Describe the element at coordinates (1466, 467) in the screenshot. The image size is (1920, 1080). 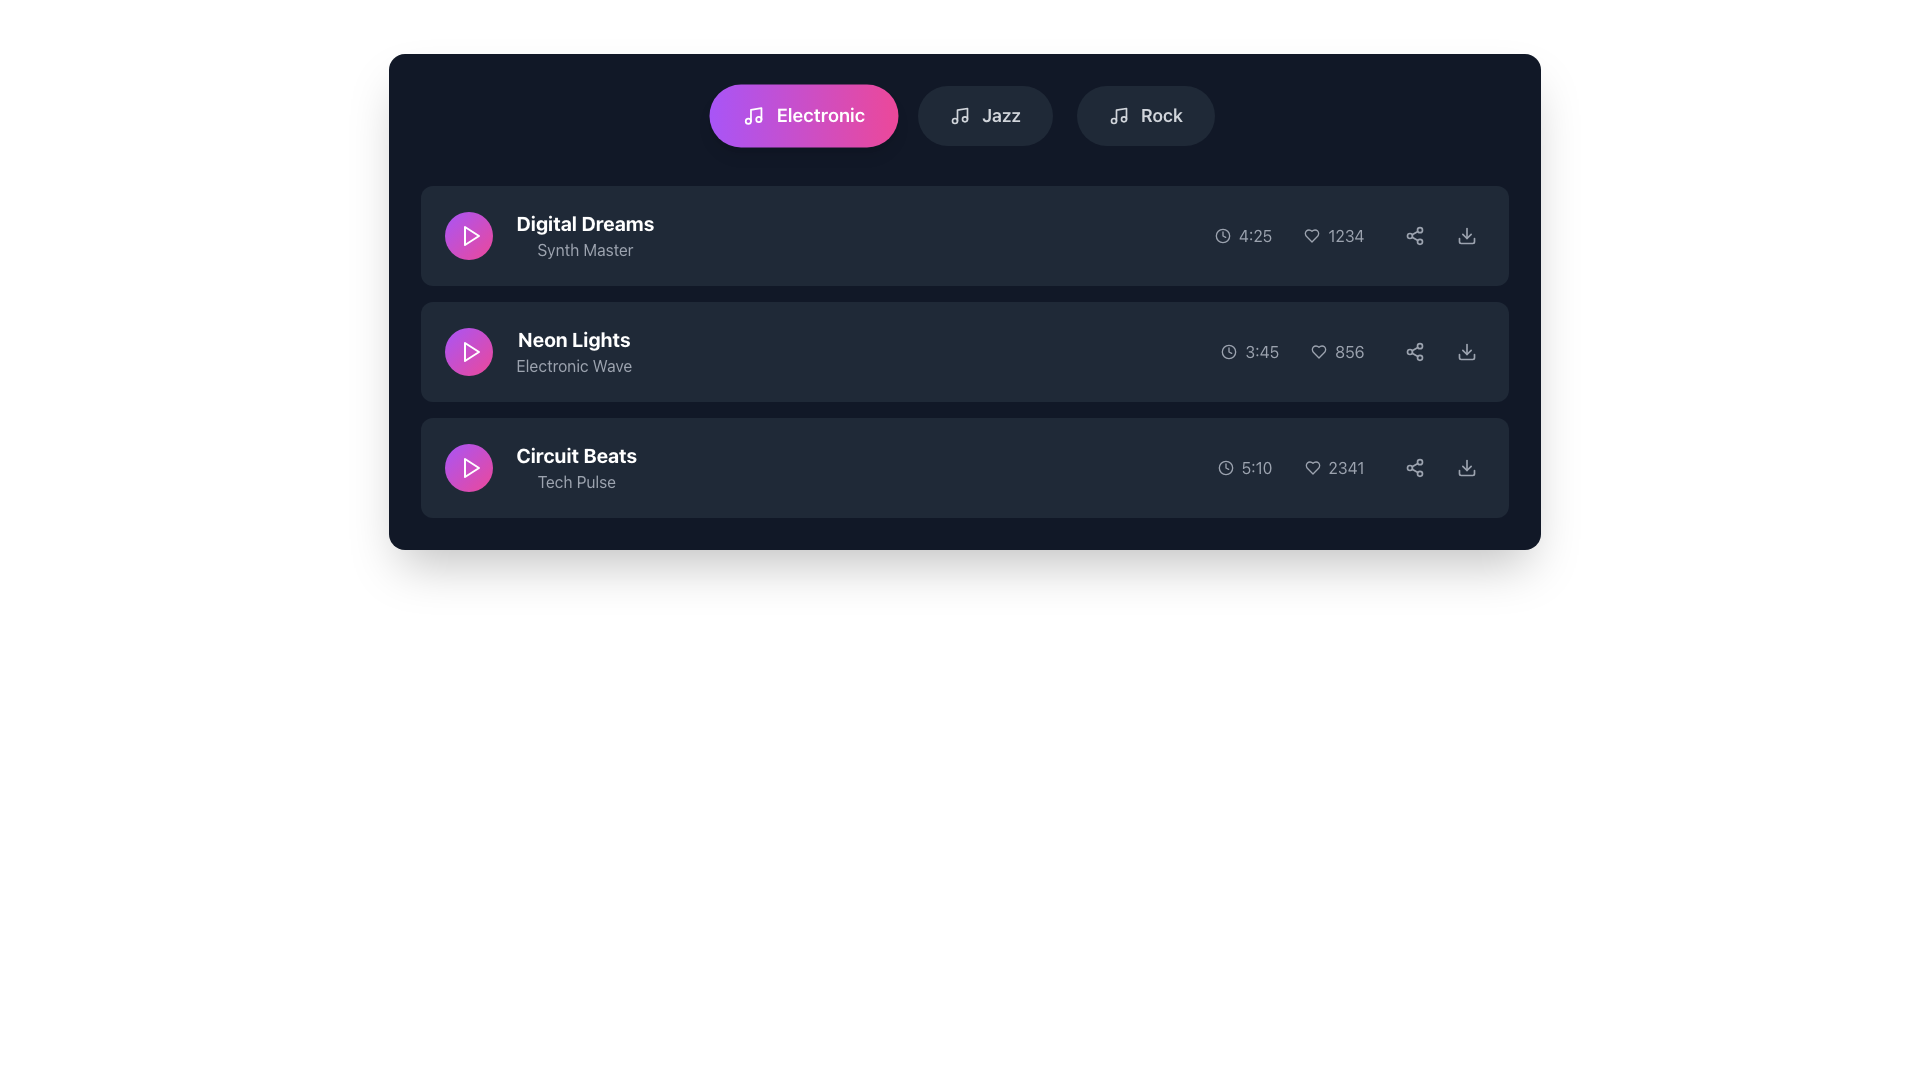
I see `the download button for the track in the third row to observe the hover effect` at that location.